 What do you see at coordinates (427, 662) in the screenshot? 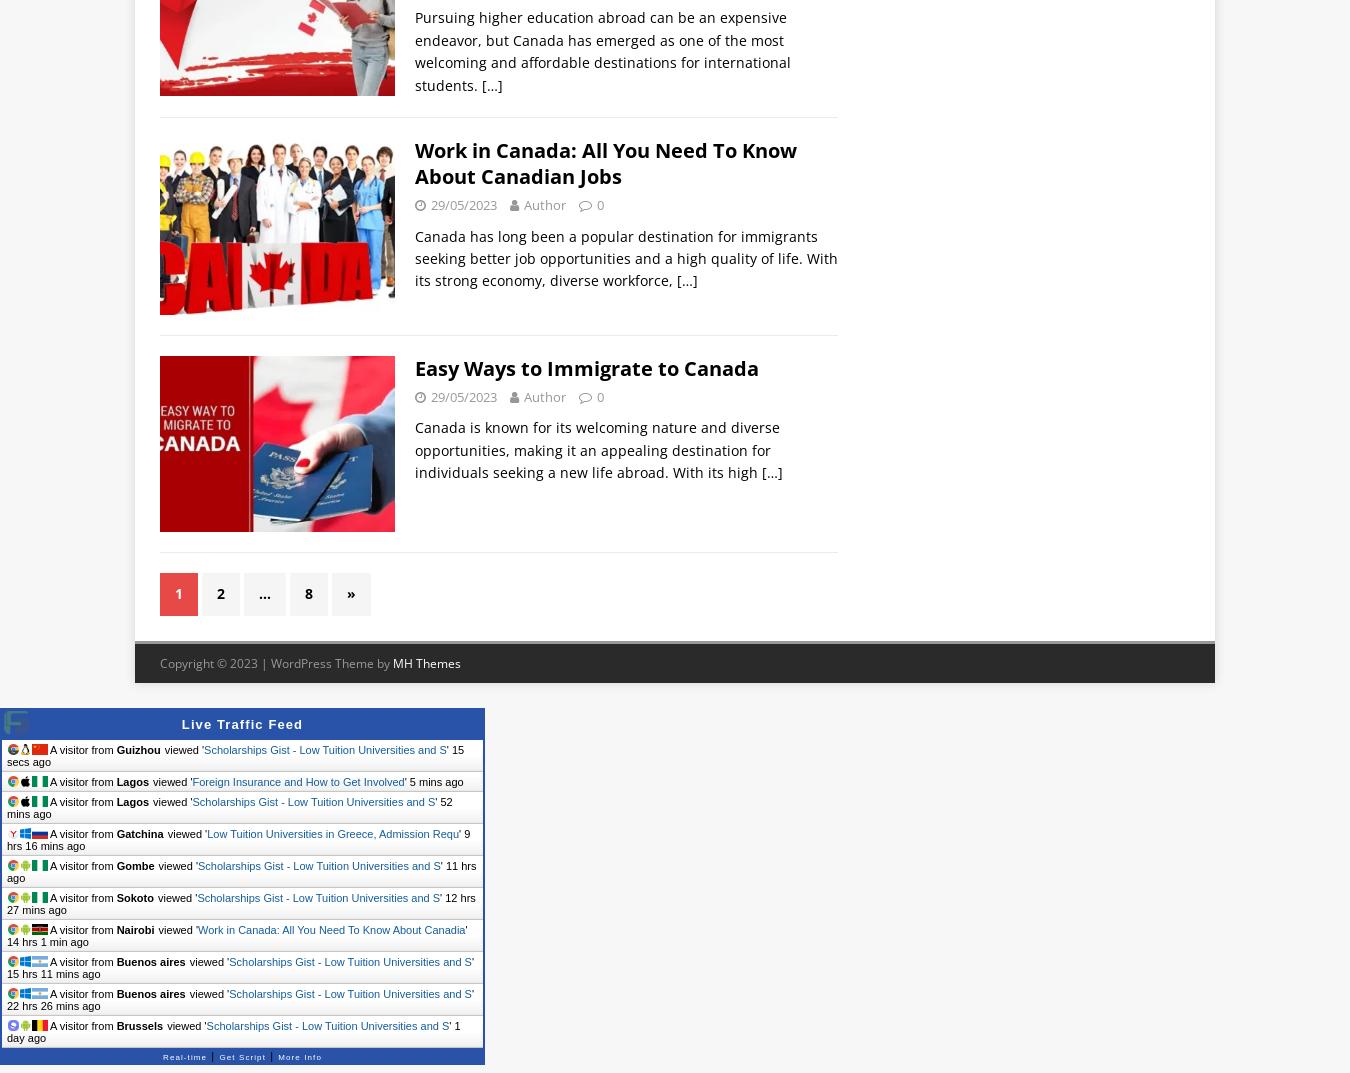
I see `'MH Themes'` at bounding box center [427, 662].